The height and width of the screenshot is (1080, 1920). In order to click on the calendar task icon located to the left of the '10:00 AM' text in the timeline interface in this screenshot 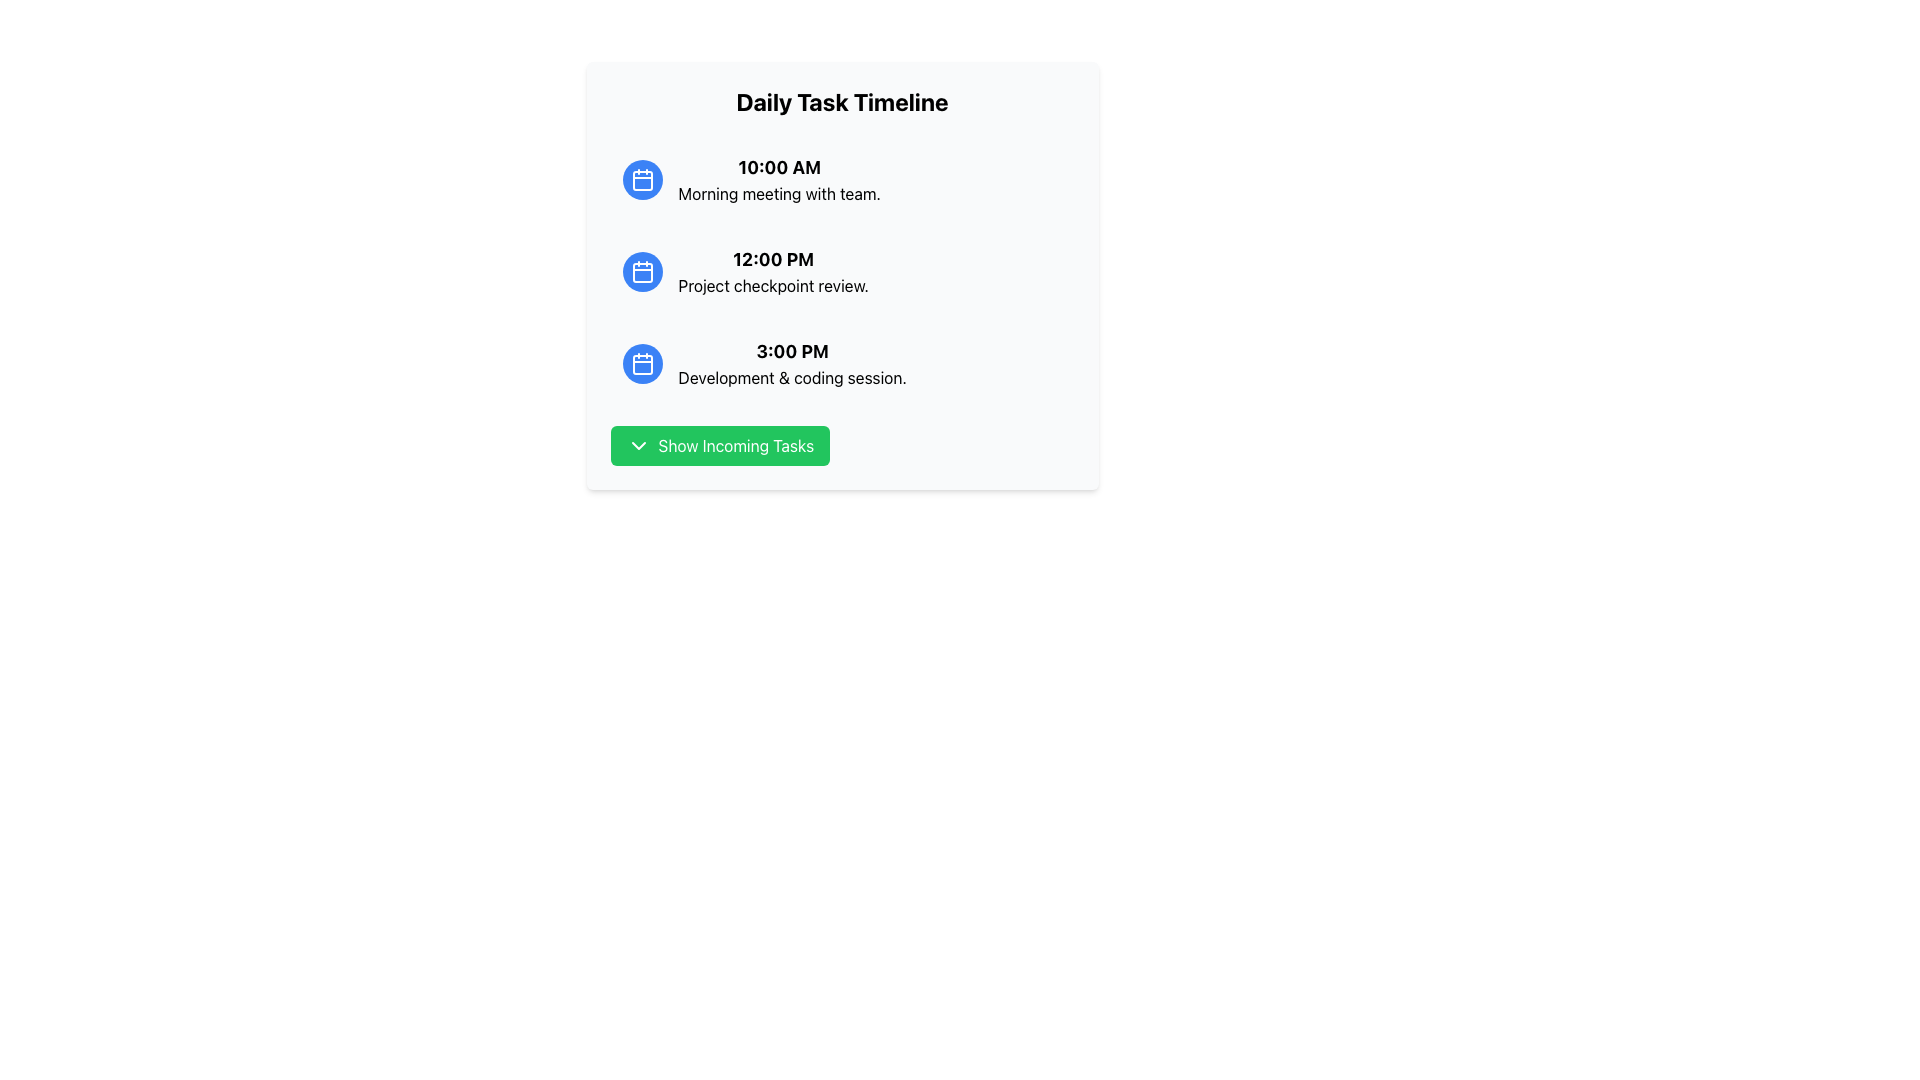, I will do `click(642, 180)`.